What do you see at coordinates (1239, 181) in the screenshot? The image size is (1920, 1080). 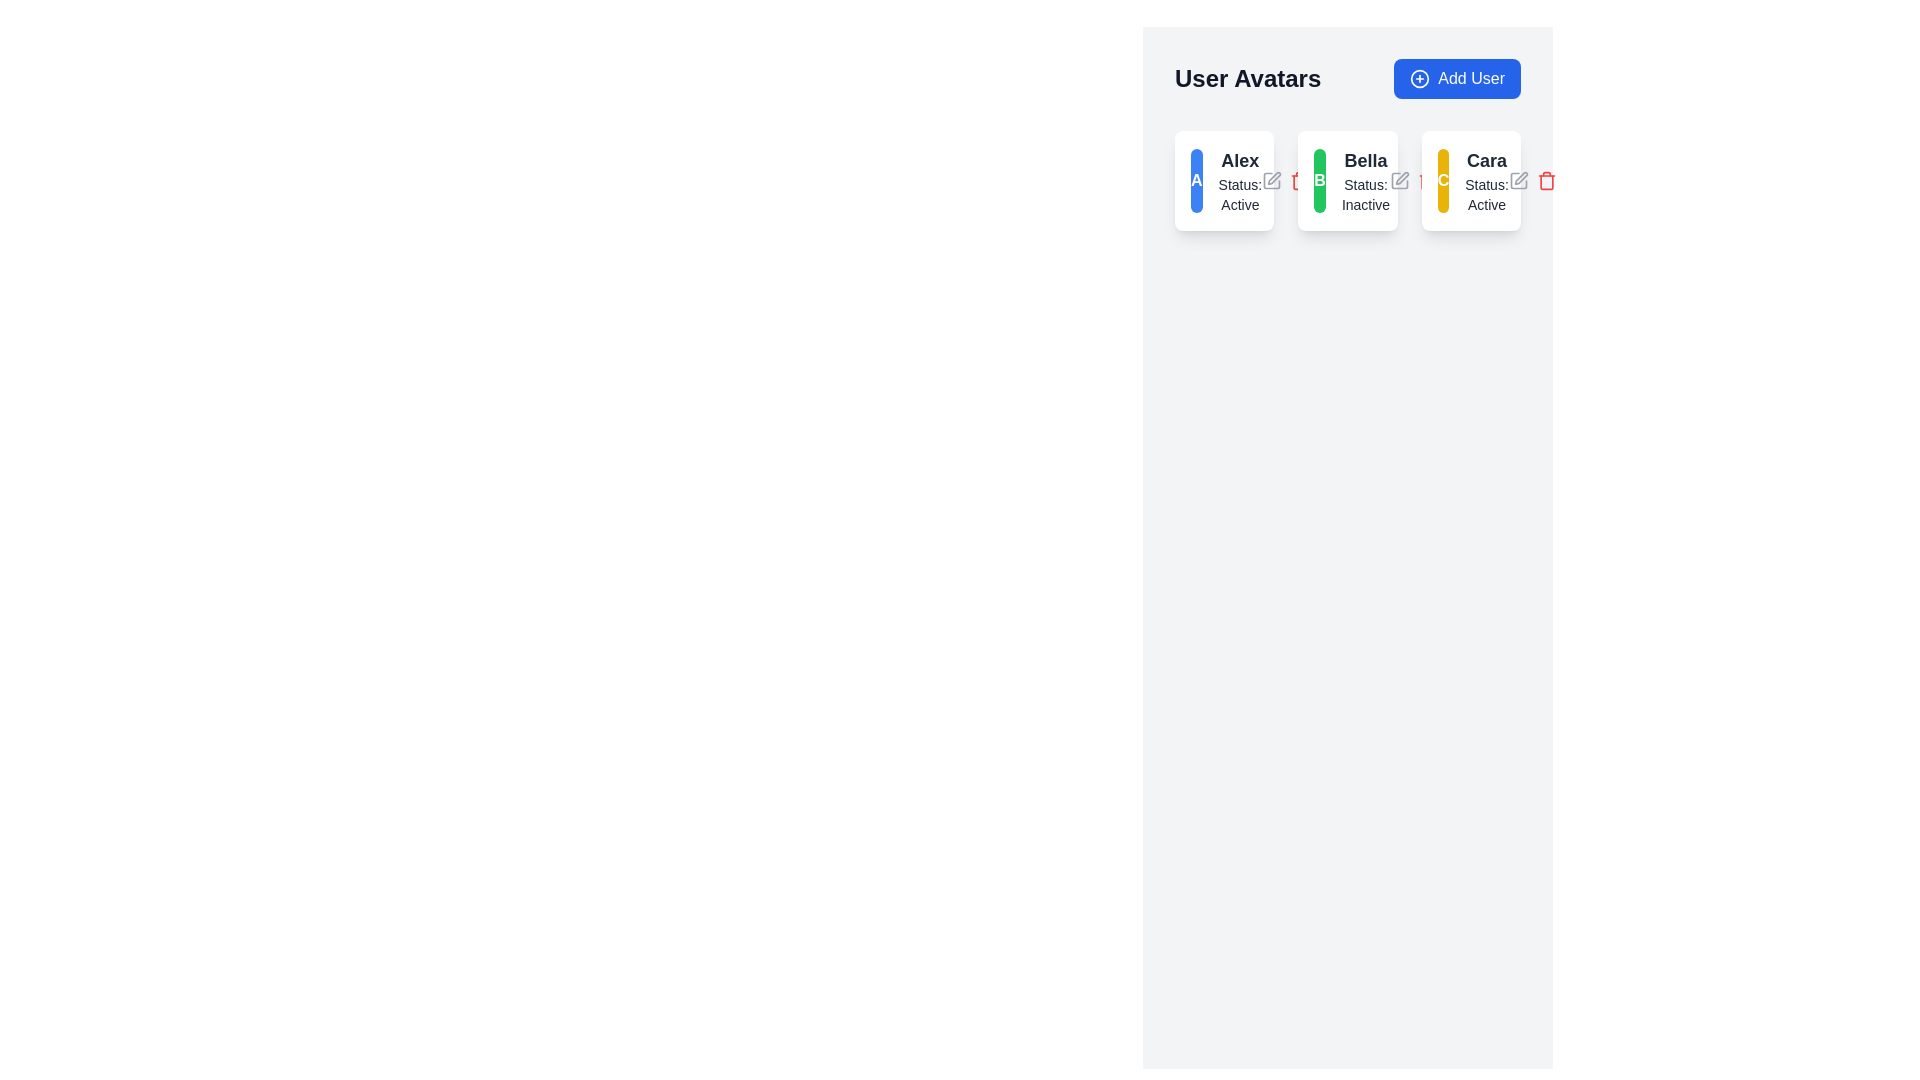 I see `displayed text of the user 'Alex' in the second card of the user management interface, which shows the name and status as 'Active'` at bounding box center [1239, 181].